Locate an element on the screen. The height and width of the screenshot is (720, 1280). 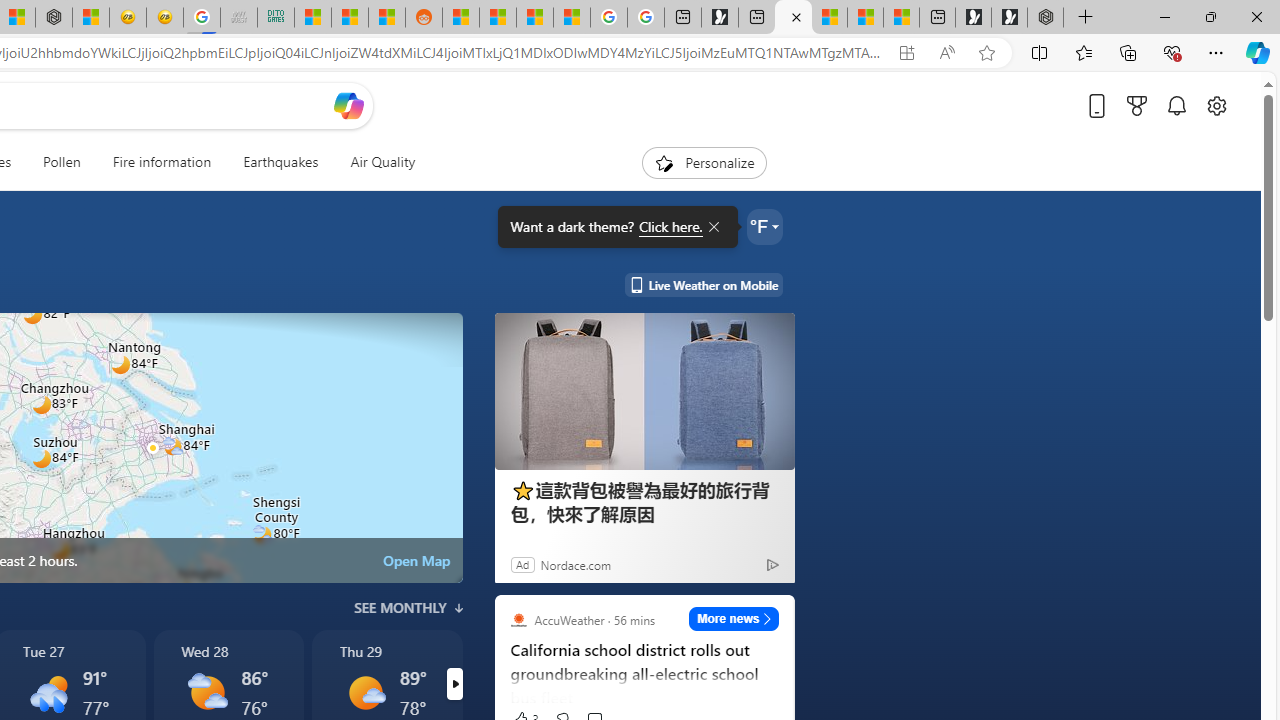
'Play Free Online Games | Games from Microsoft Start' is located at coordinates (1009, 17).